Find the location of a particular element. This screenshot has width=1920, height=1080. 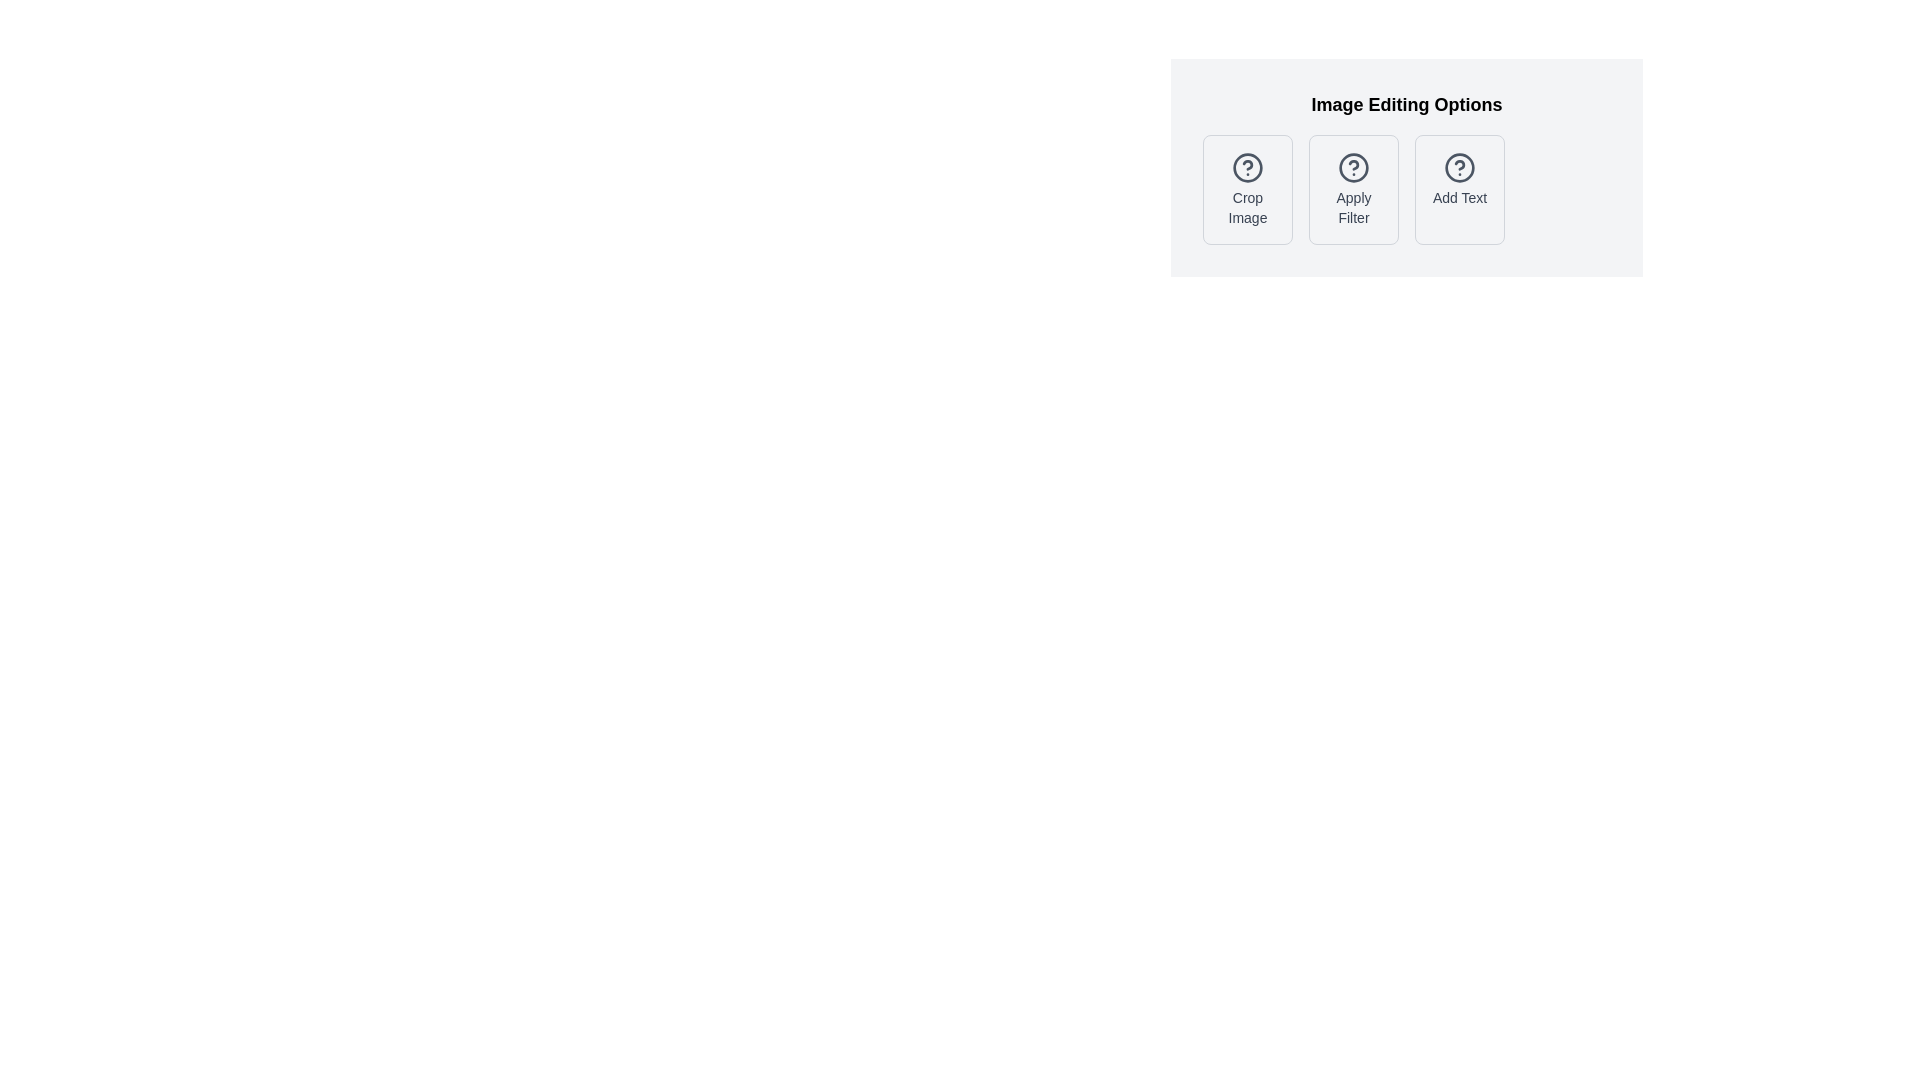

text content of the 'Crop Image' label, which is located below the icon in the leftmost option of the control bar is located at coordinates (1247, 208).